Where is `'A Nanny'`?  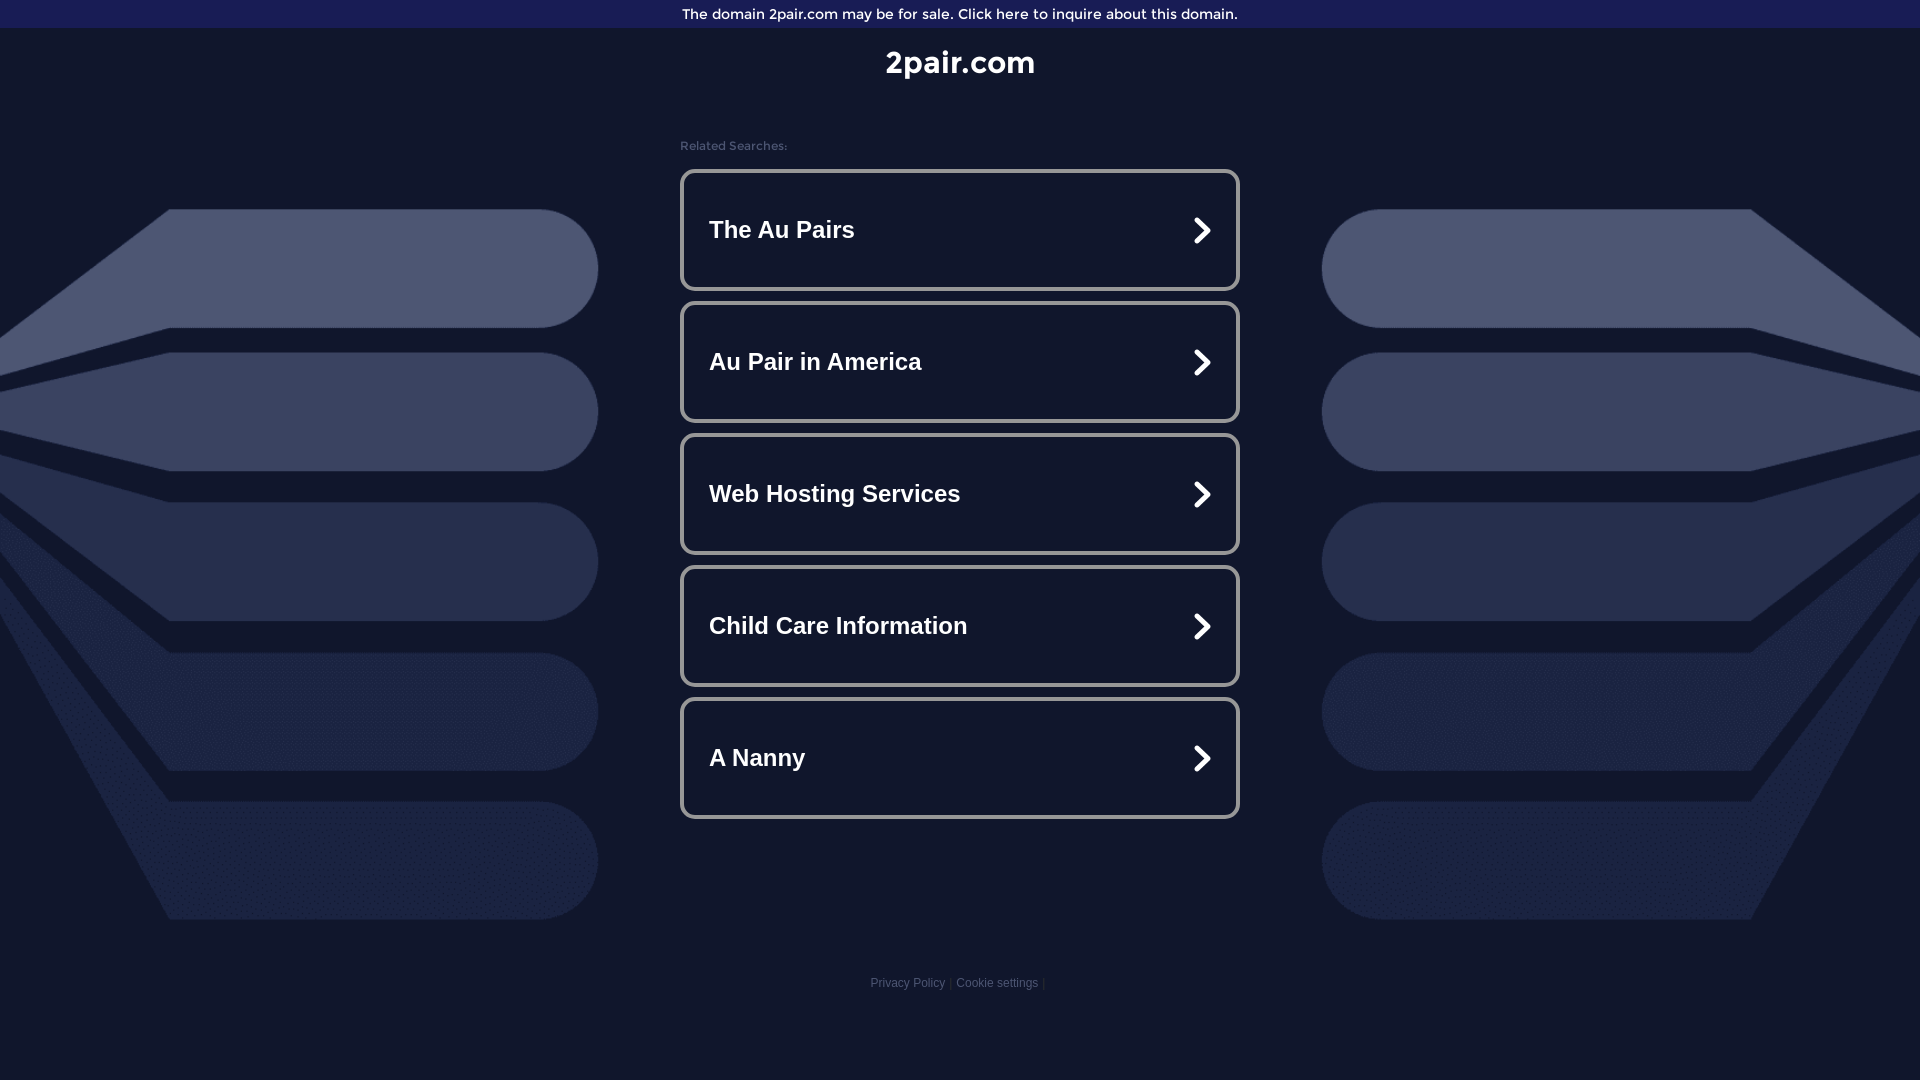
'A Nanny' is located at coordinates (960, 758).